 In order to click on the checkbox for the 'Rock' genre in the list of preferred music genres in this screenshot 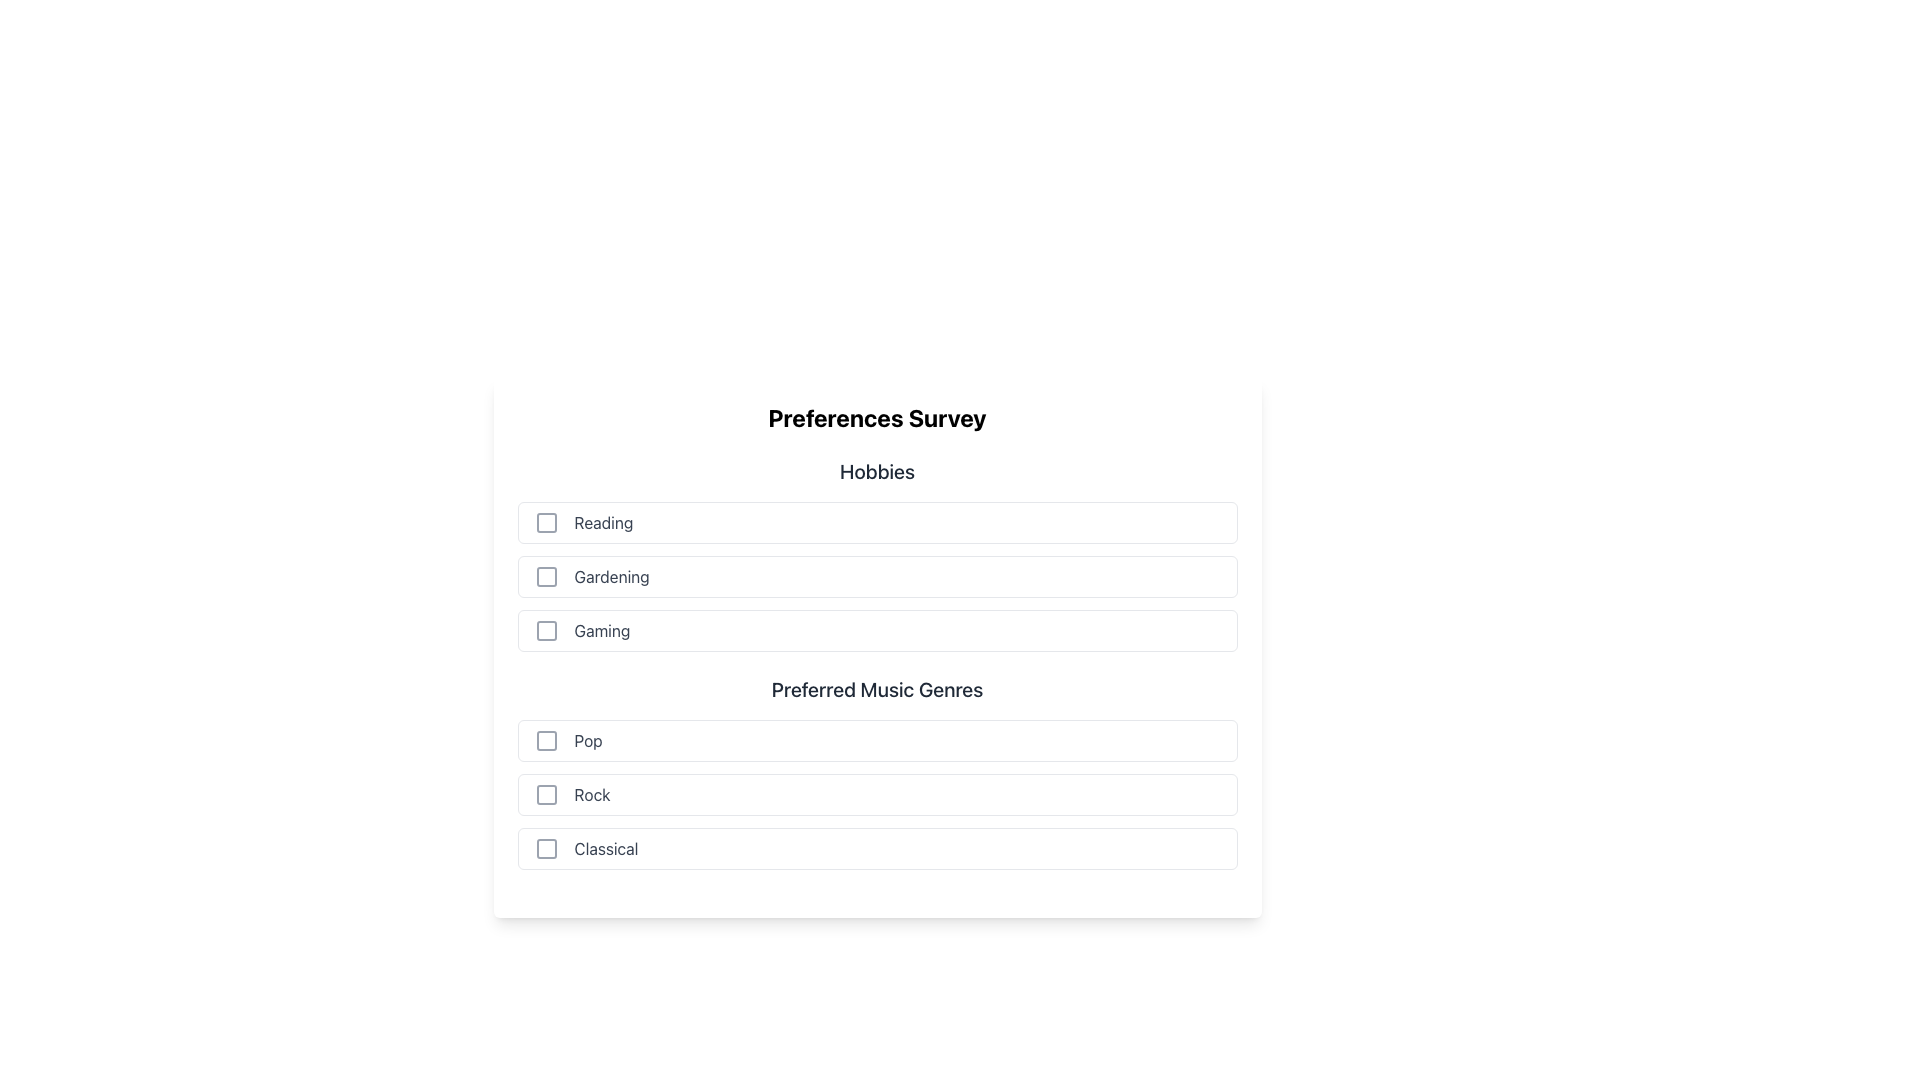, I will do `click(877, 793)`.